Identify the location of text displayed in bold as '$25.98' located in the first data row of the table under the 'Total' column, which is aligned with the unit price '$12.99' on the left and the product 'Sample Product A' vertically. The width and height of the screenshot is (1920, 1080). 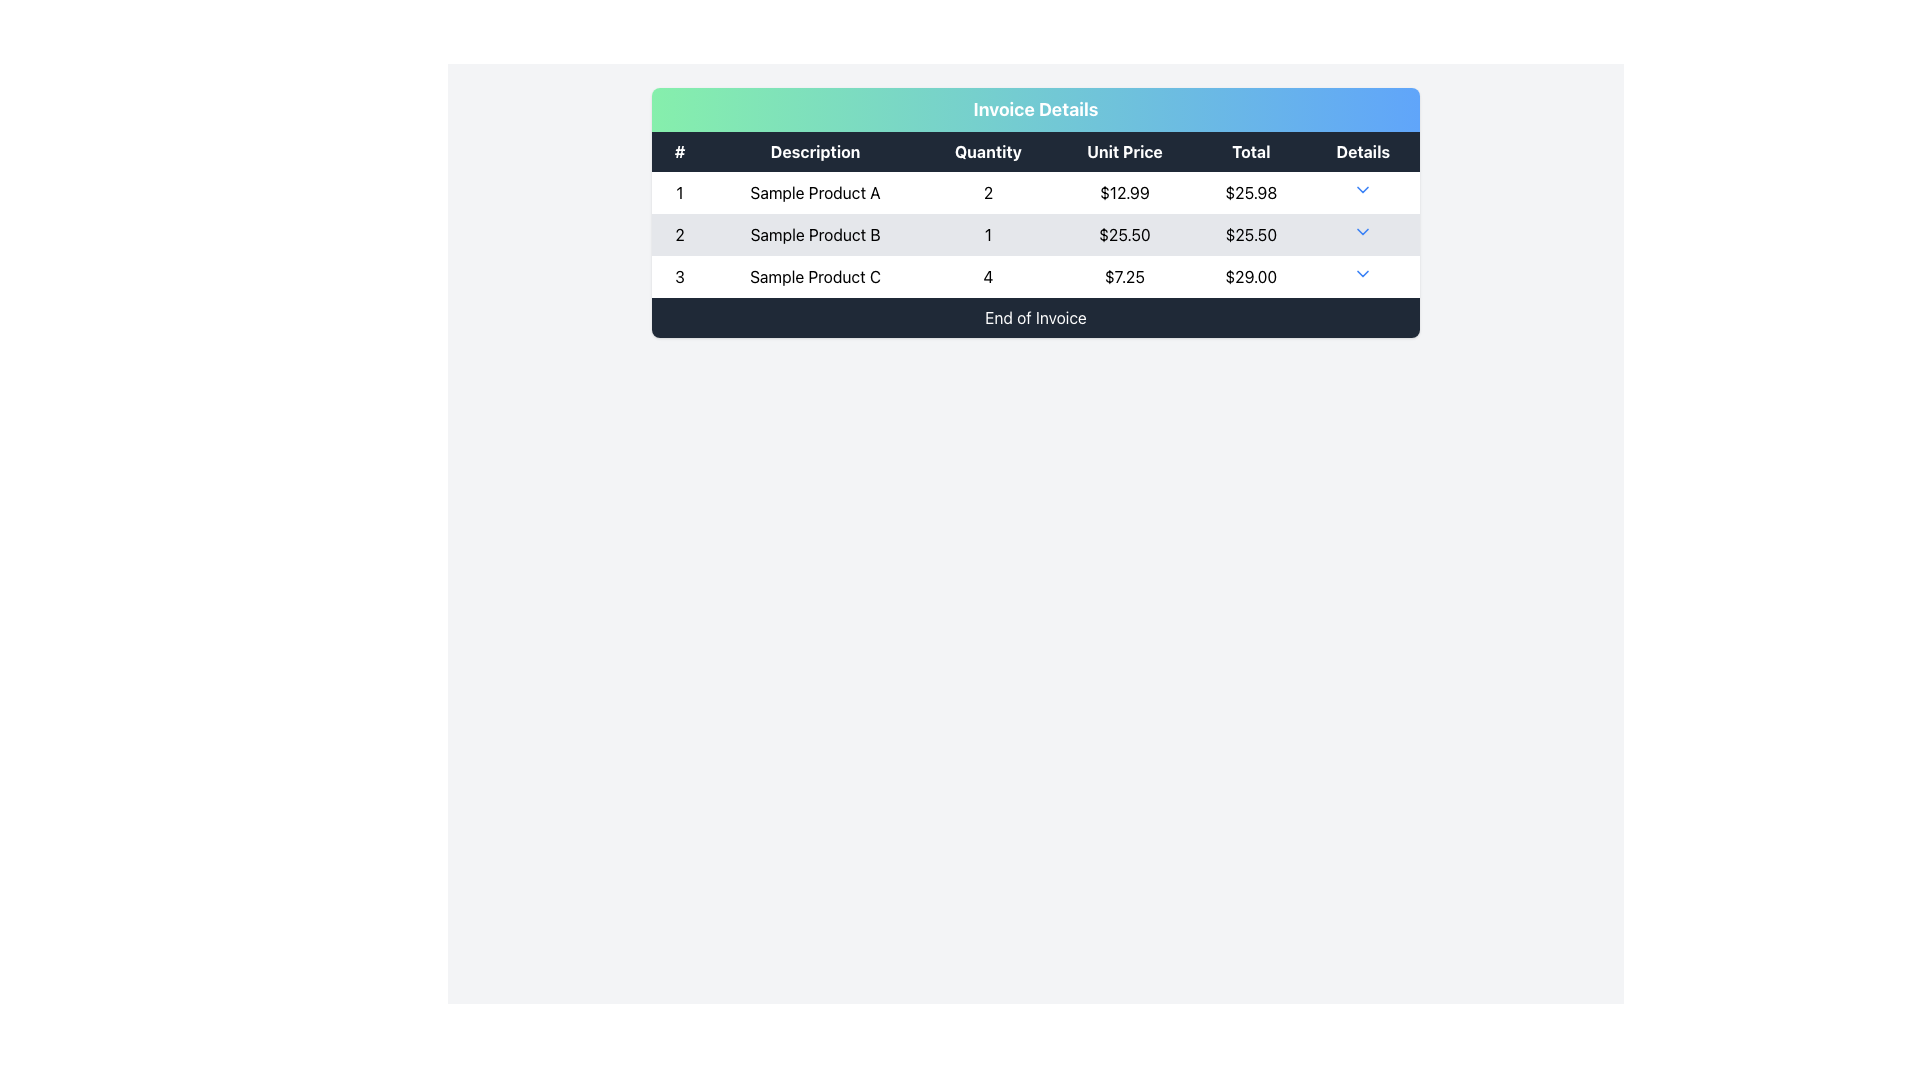
(1250, 192).